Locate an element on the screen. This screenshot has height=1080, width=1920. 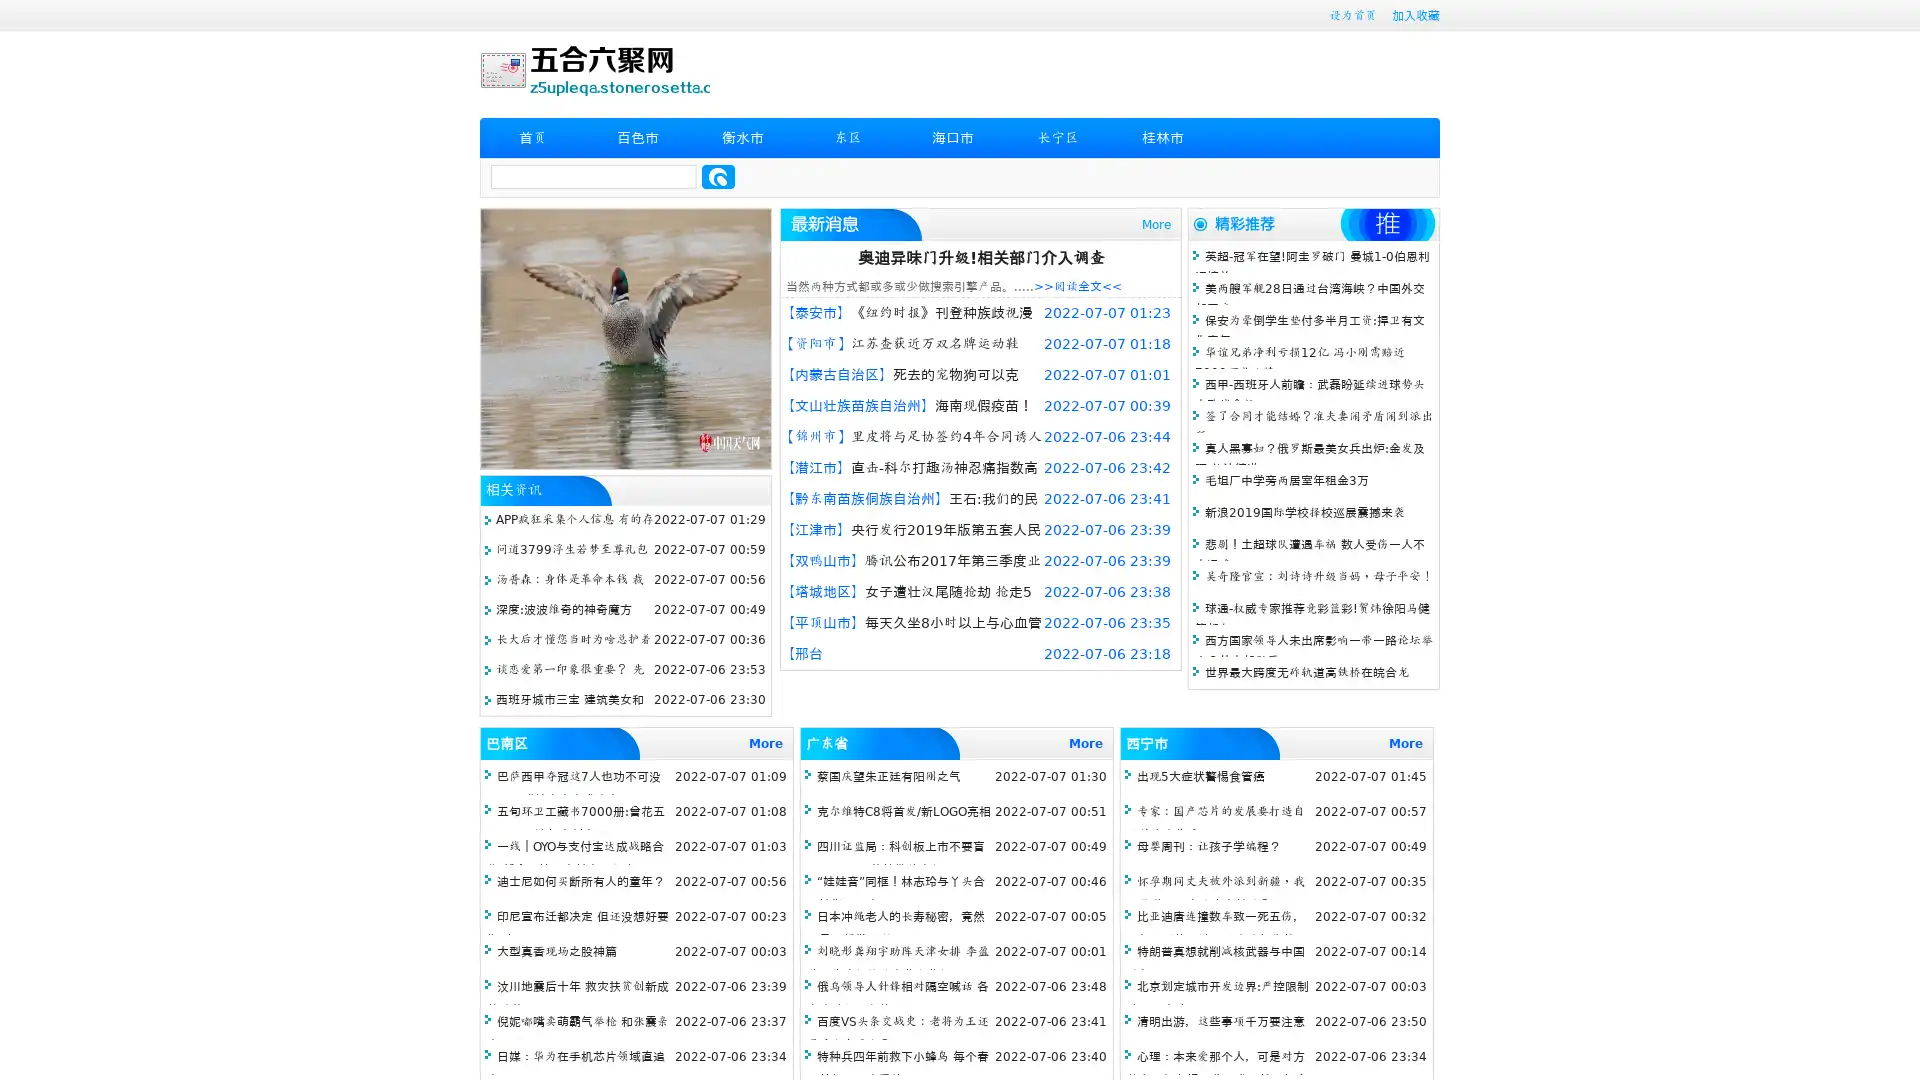
Search is located at coordinates (718, 176).